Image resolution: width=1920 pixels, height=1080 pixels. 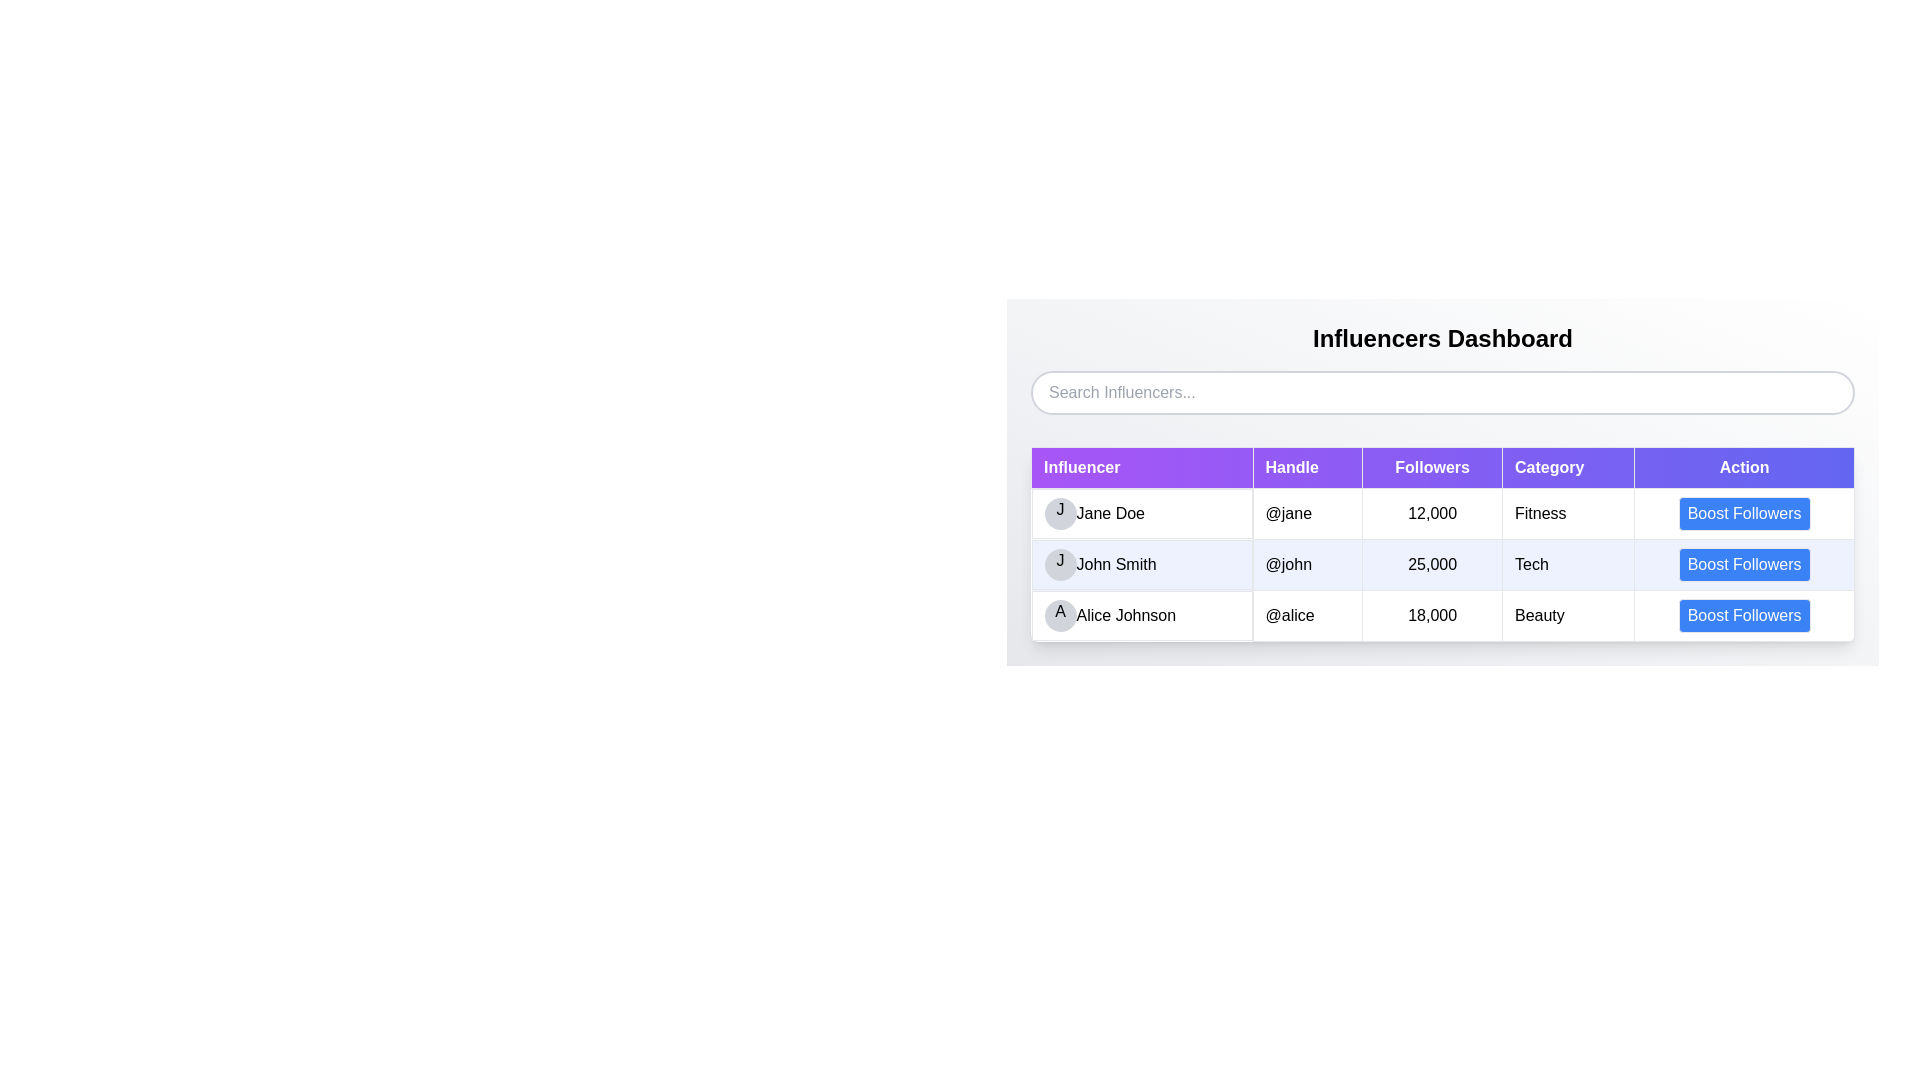 I want to click on the Avatar placeholder representing 'John Smith' in the table layout, so click(x=1059, y=564).